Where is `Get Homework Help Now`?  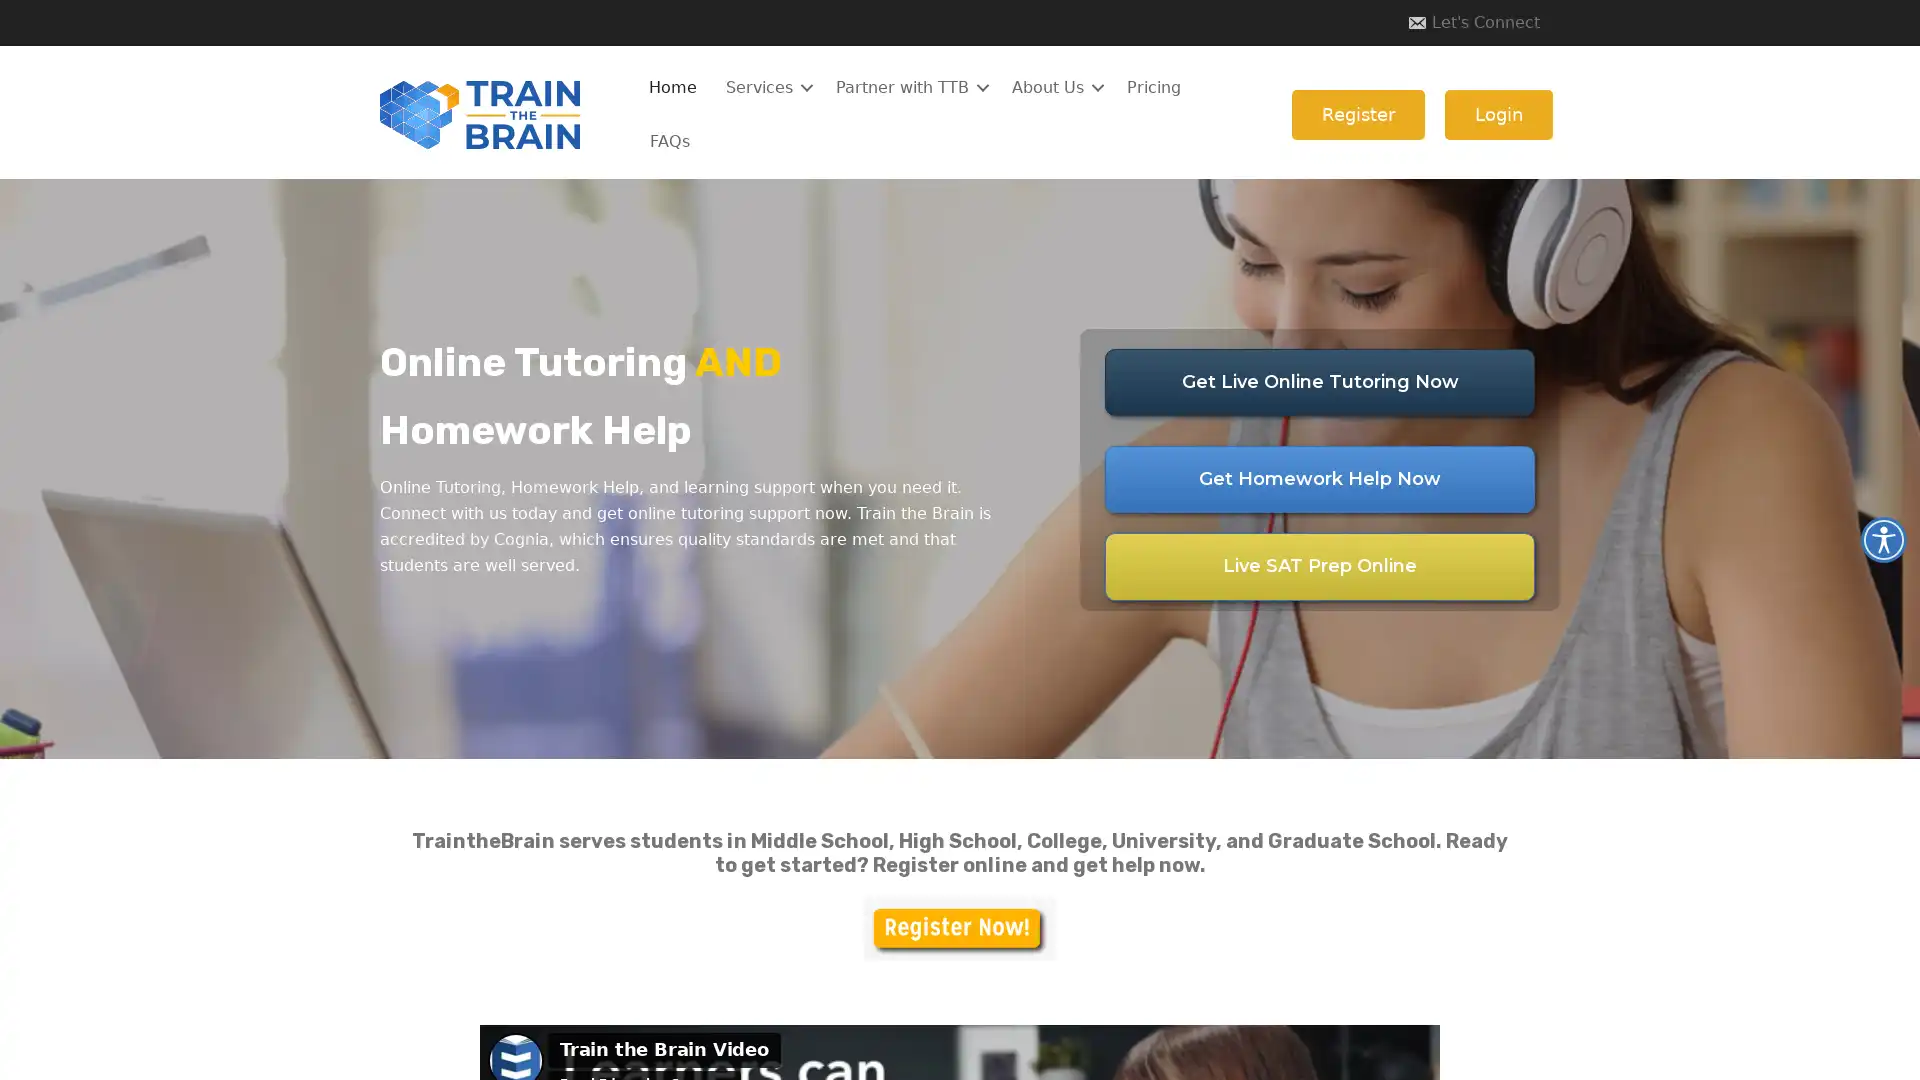 Get Homework Help Now is located at coordinates (1320, 479).